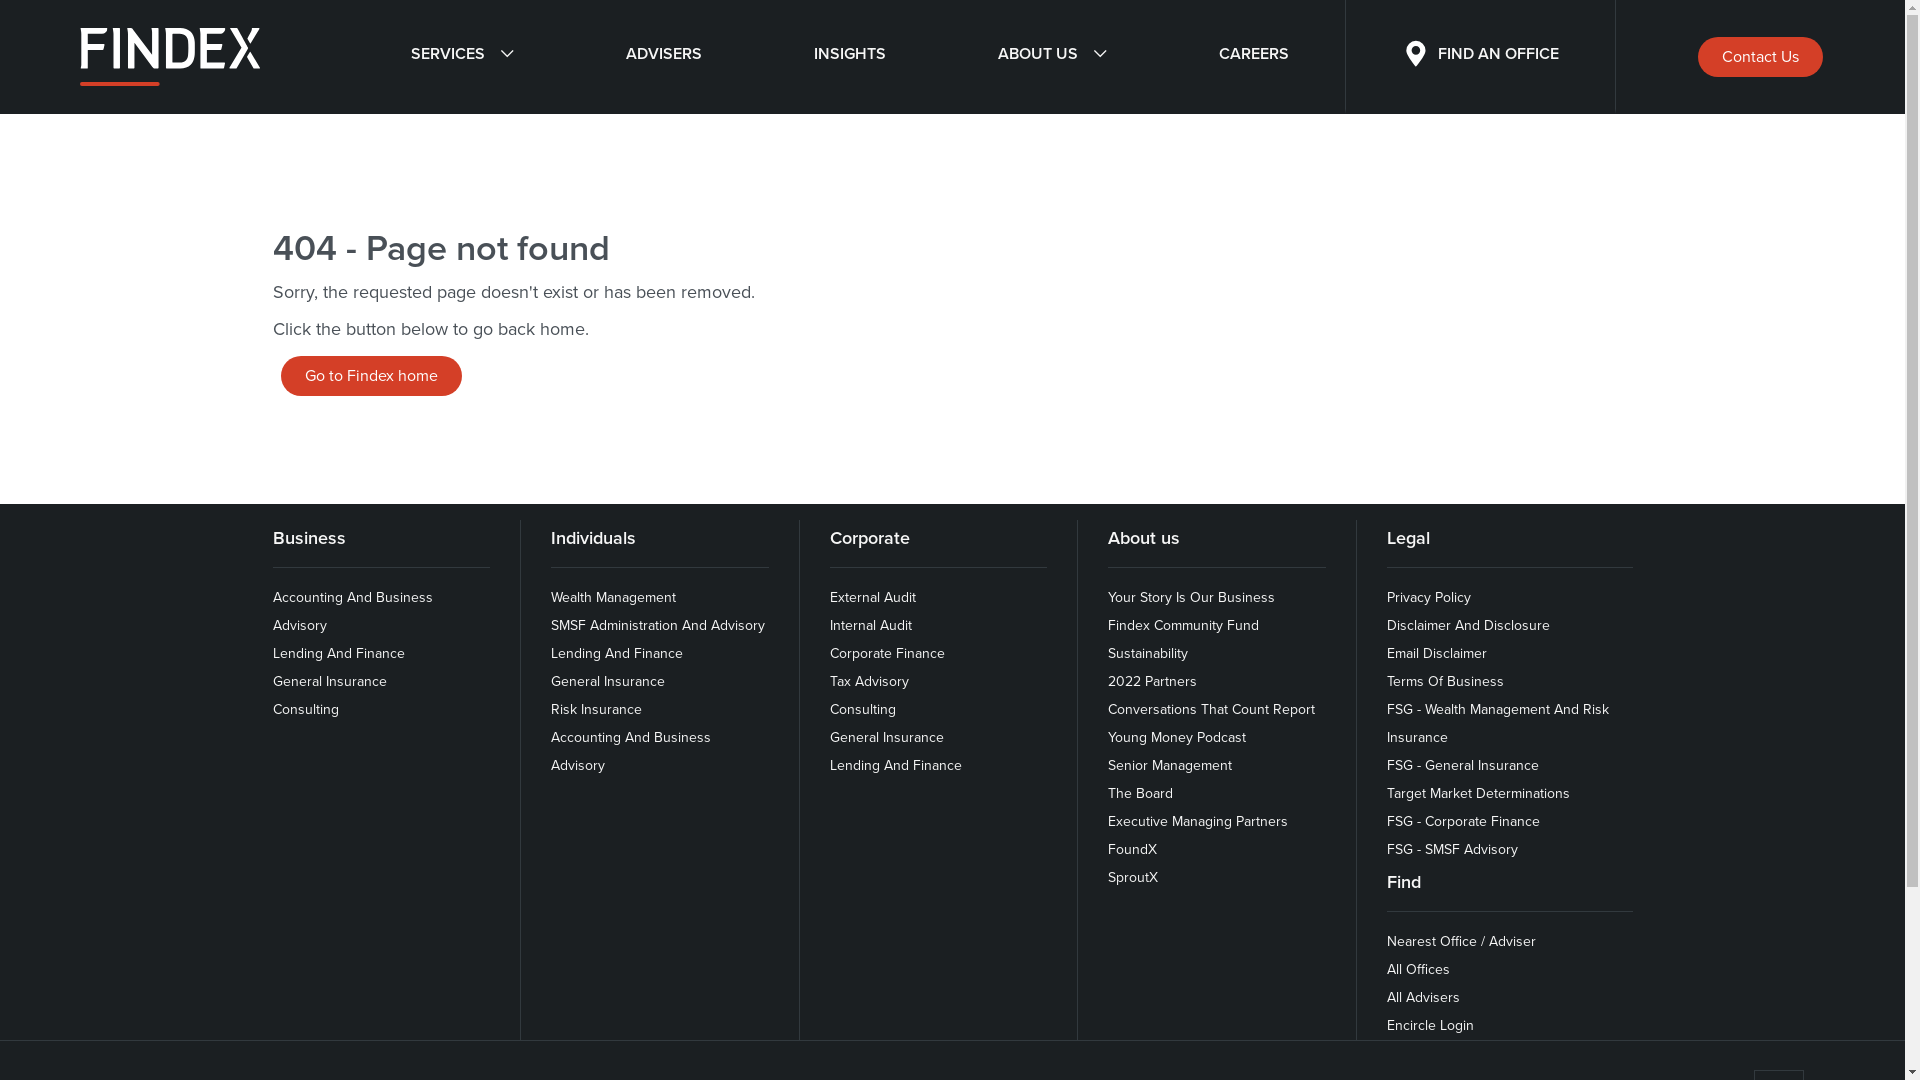  Describe the element at coordinates (1107, 821) in the screenshot. I see `'Executive Managing Partners'` at that location.